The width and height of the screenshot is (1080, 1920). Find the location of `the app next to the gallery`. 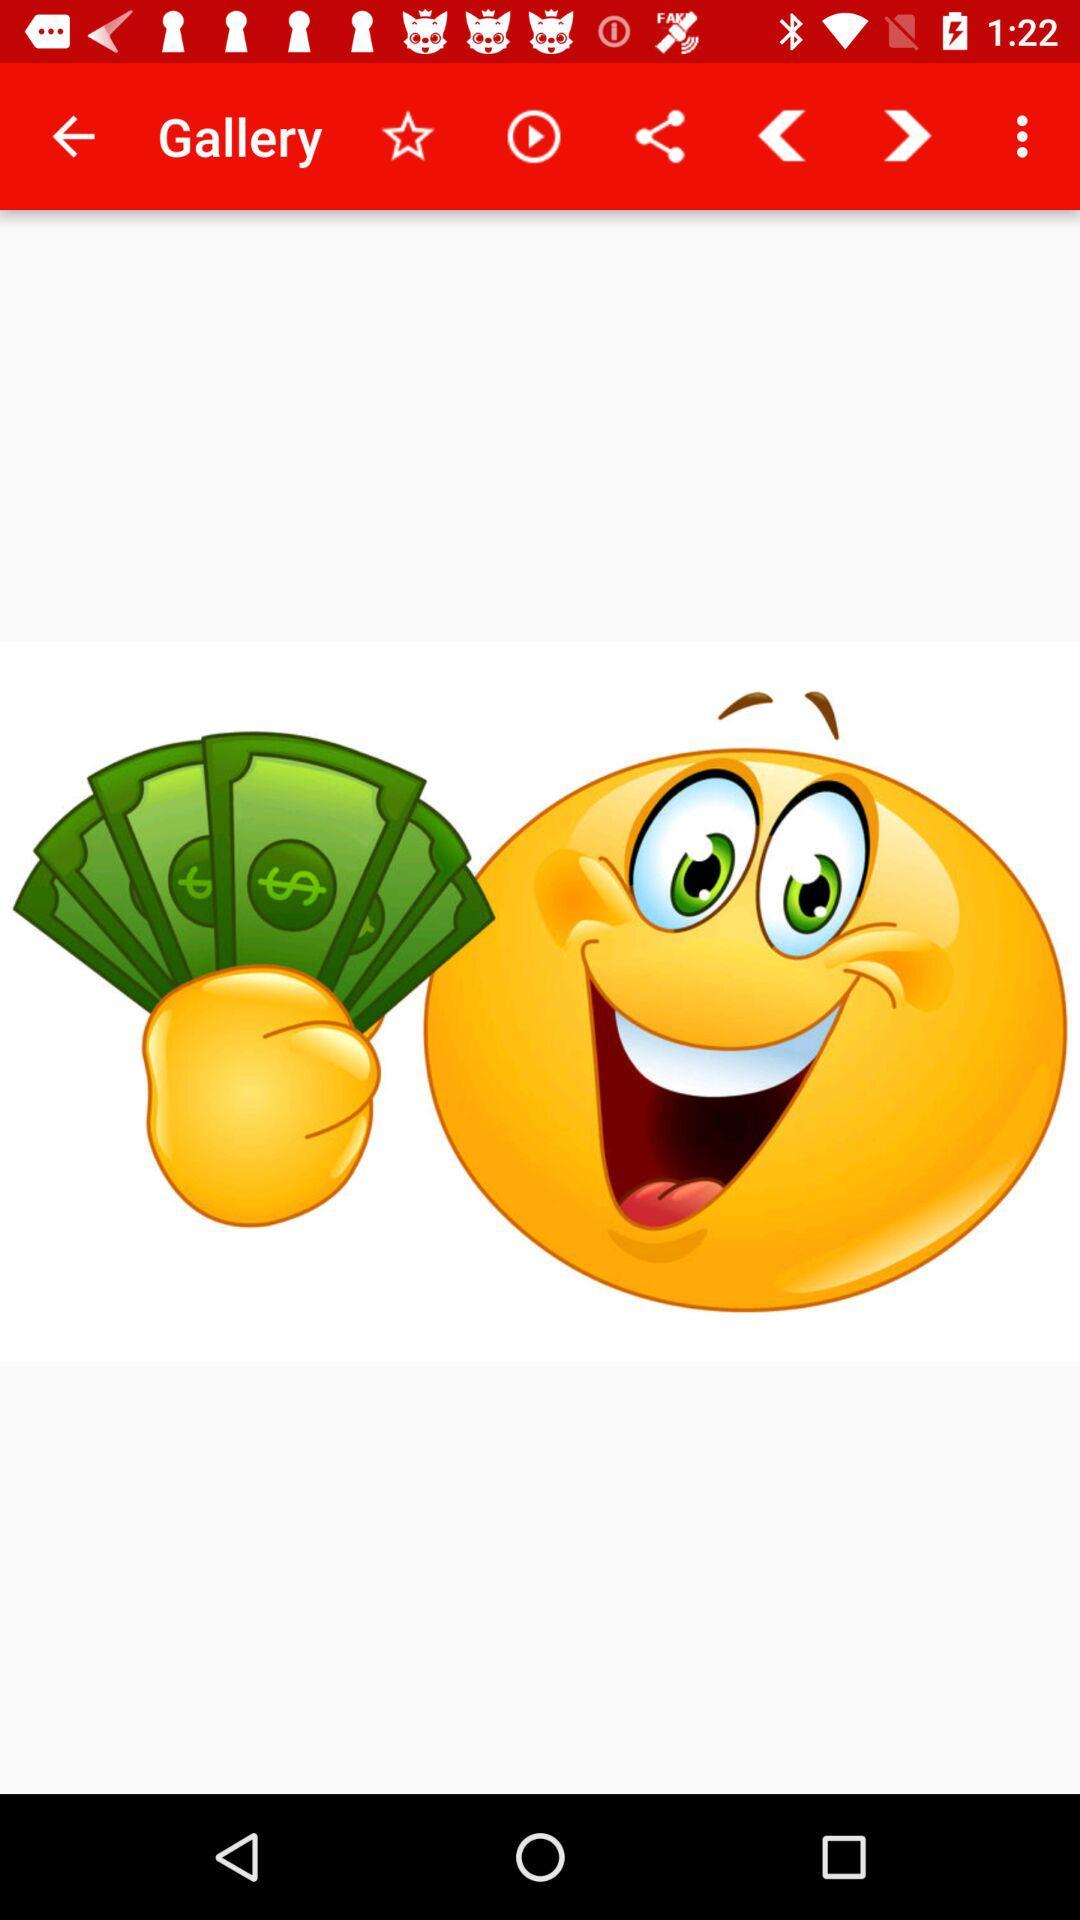

the app next to the gallery is located at coordinates (72, 135).